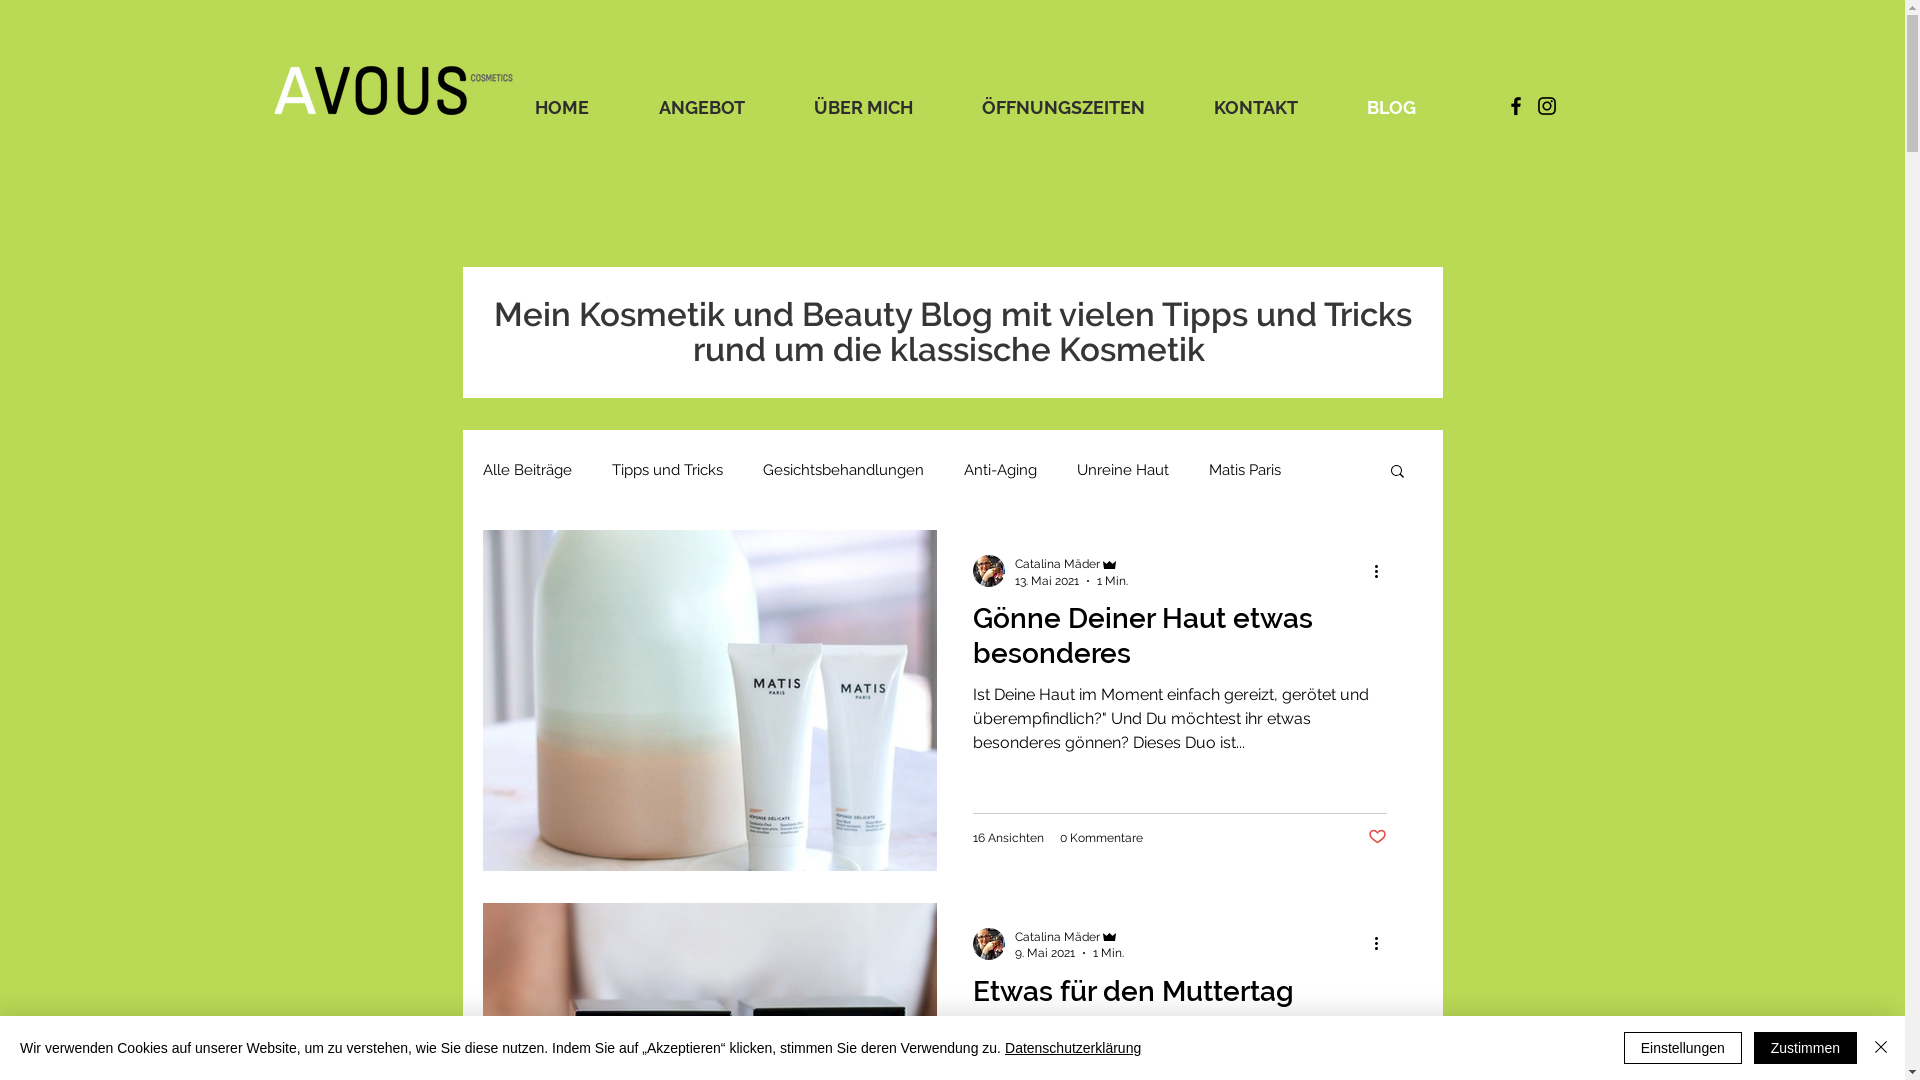 This screenshot has height=1080, width=1920. What do you see at coordinates (667, 470) in the screenshot?
I see `'Tipps und Tricks'` at bounding box center [667, 470].